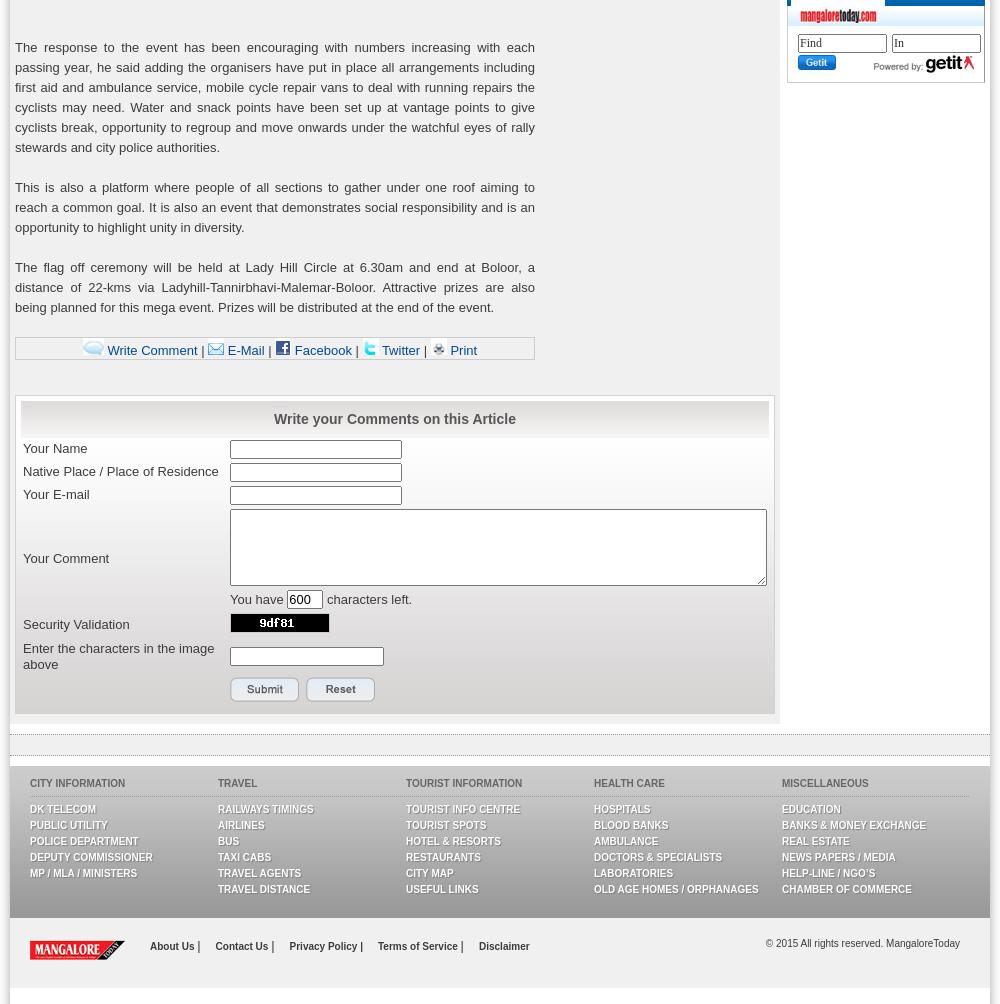 This screenshot has width=1000, height=1004. Describe the element at coordinates (55, 447) in the screenshot. I see `'Your Name'` at that location.